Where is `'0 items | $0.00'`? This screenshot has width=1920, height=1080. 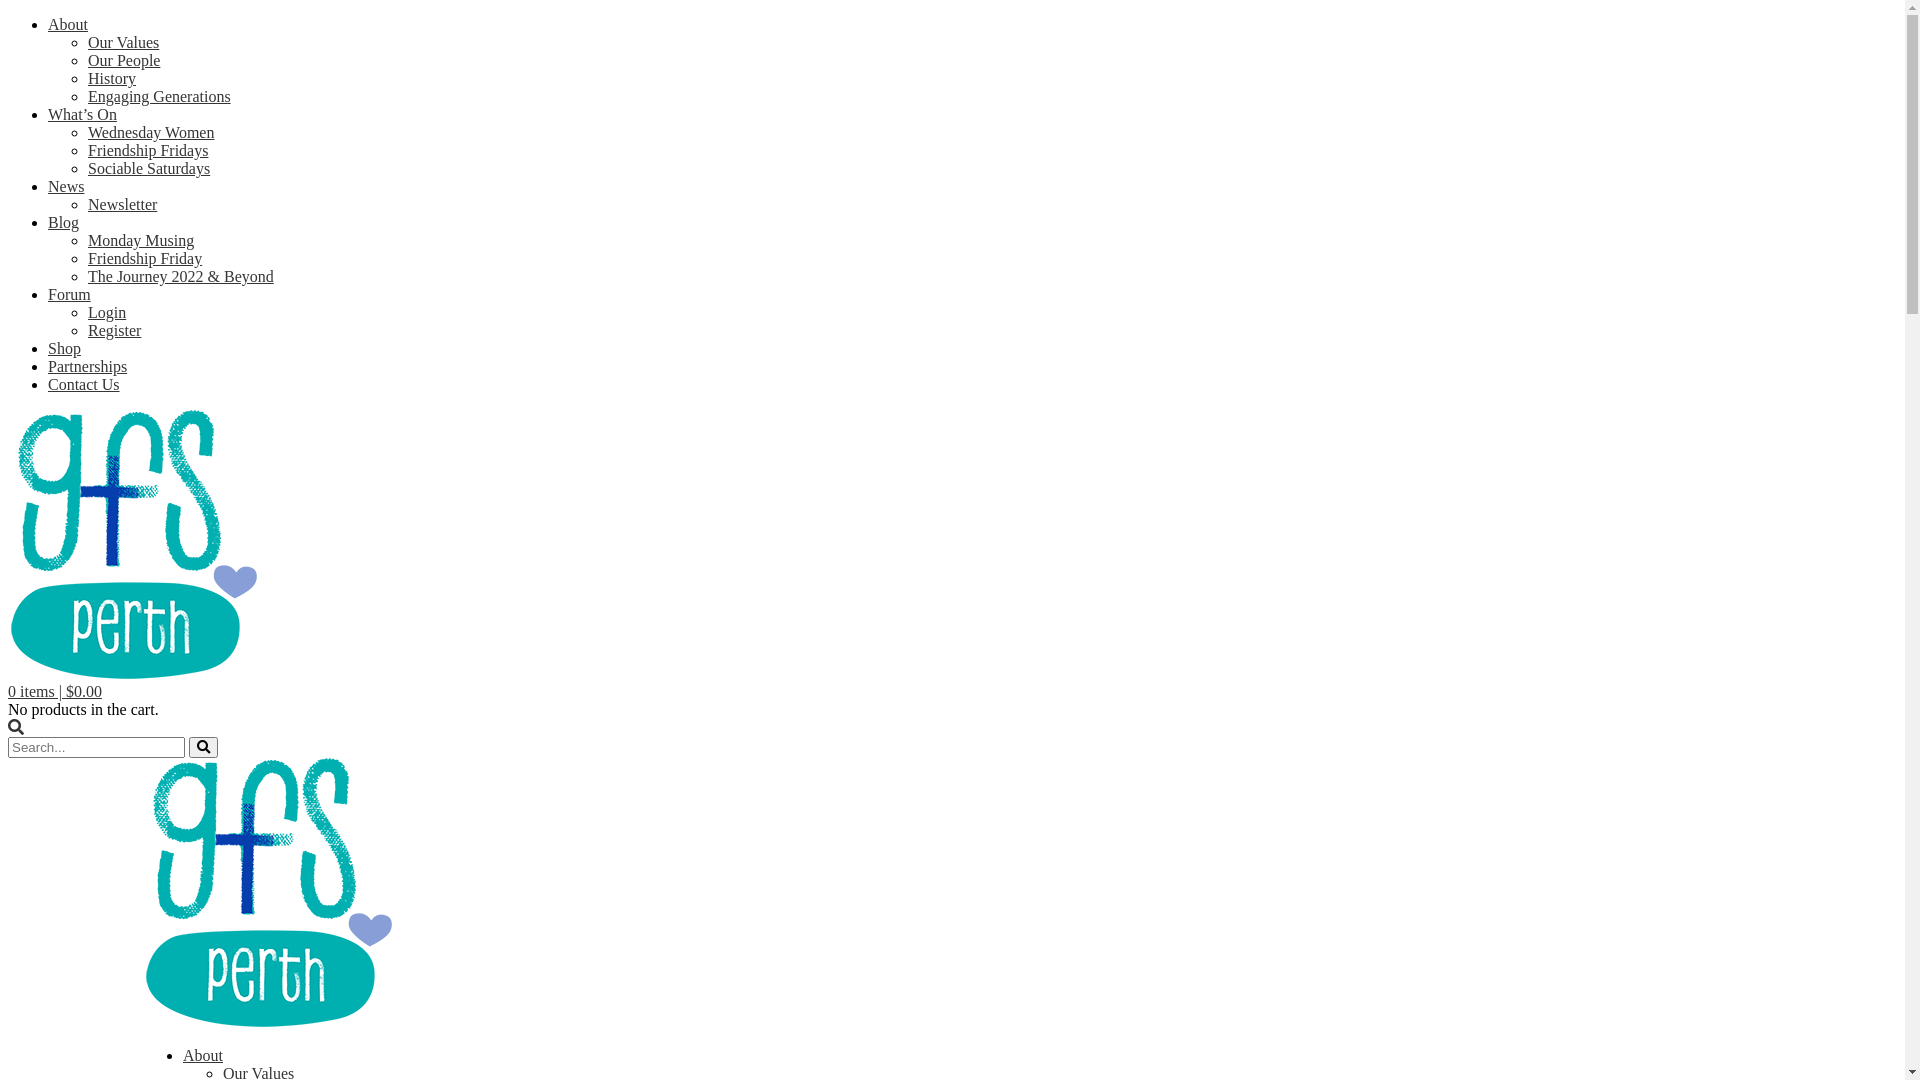 '0 items | $0.00' is located at coordinates (54, 690).